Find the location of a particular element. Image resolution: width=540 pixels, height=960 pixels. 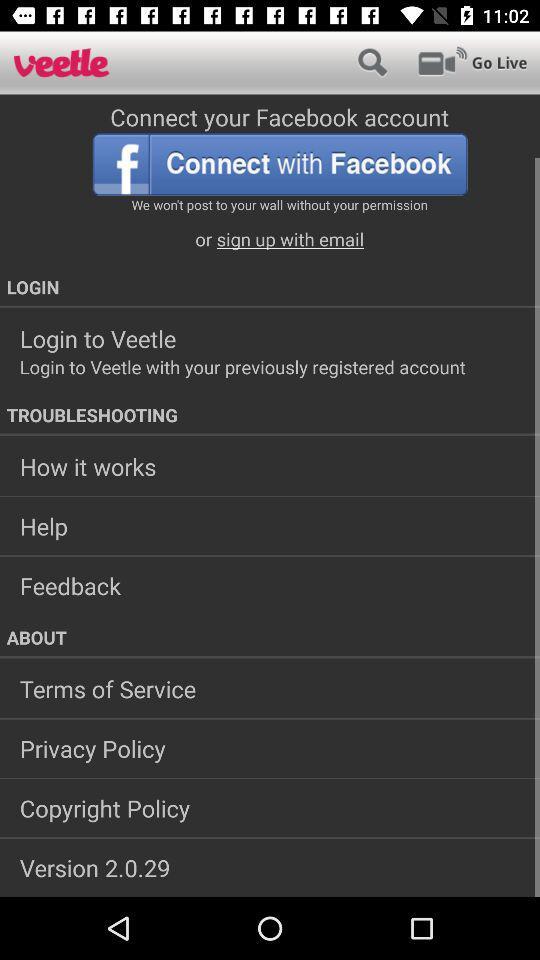

about app is located at coordinates (270, 636).